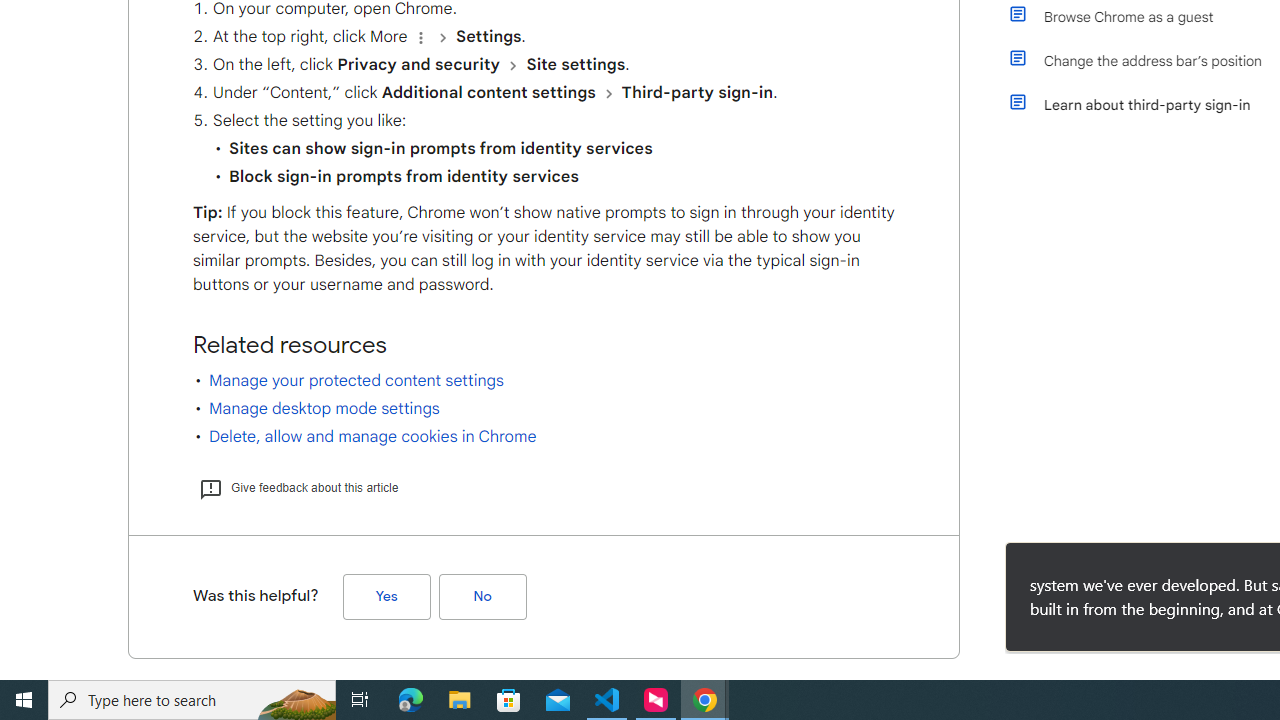 Image resolution: width=1280 pixels, height=720 pixels. I want to click on 'Organize', so click(419, 37).